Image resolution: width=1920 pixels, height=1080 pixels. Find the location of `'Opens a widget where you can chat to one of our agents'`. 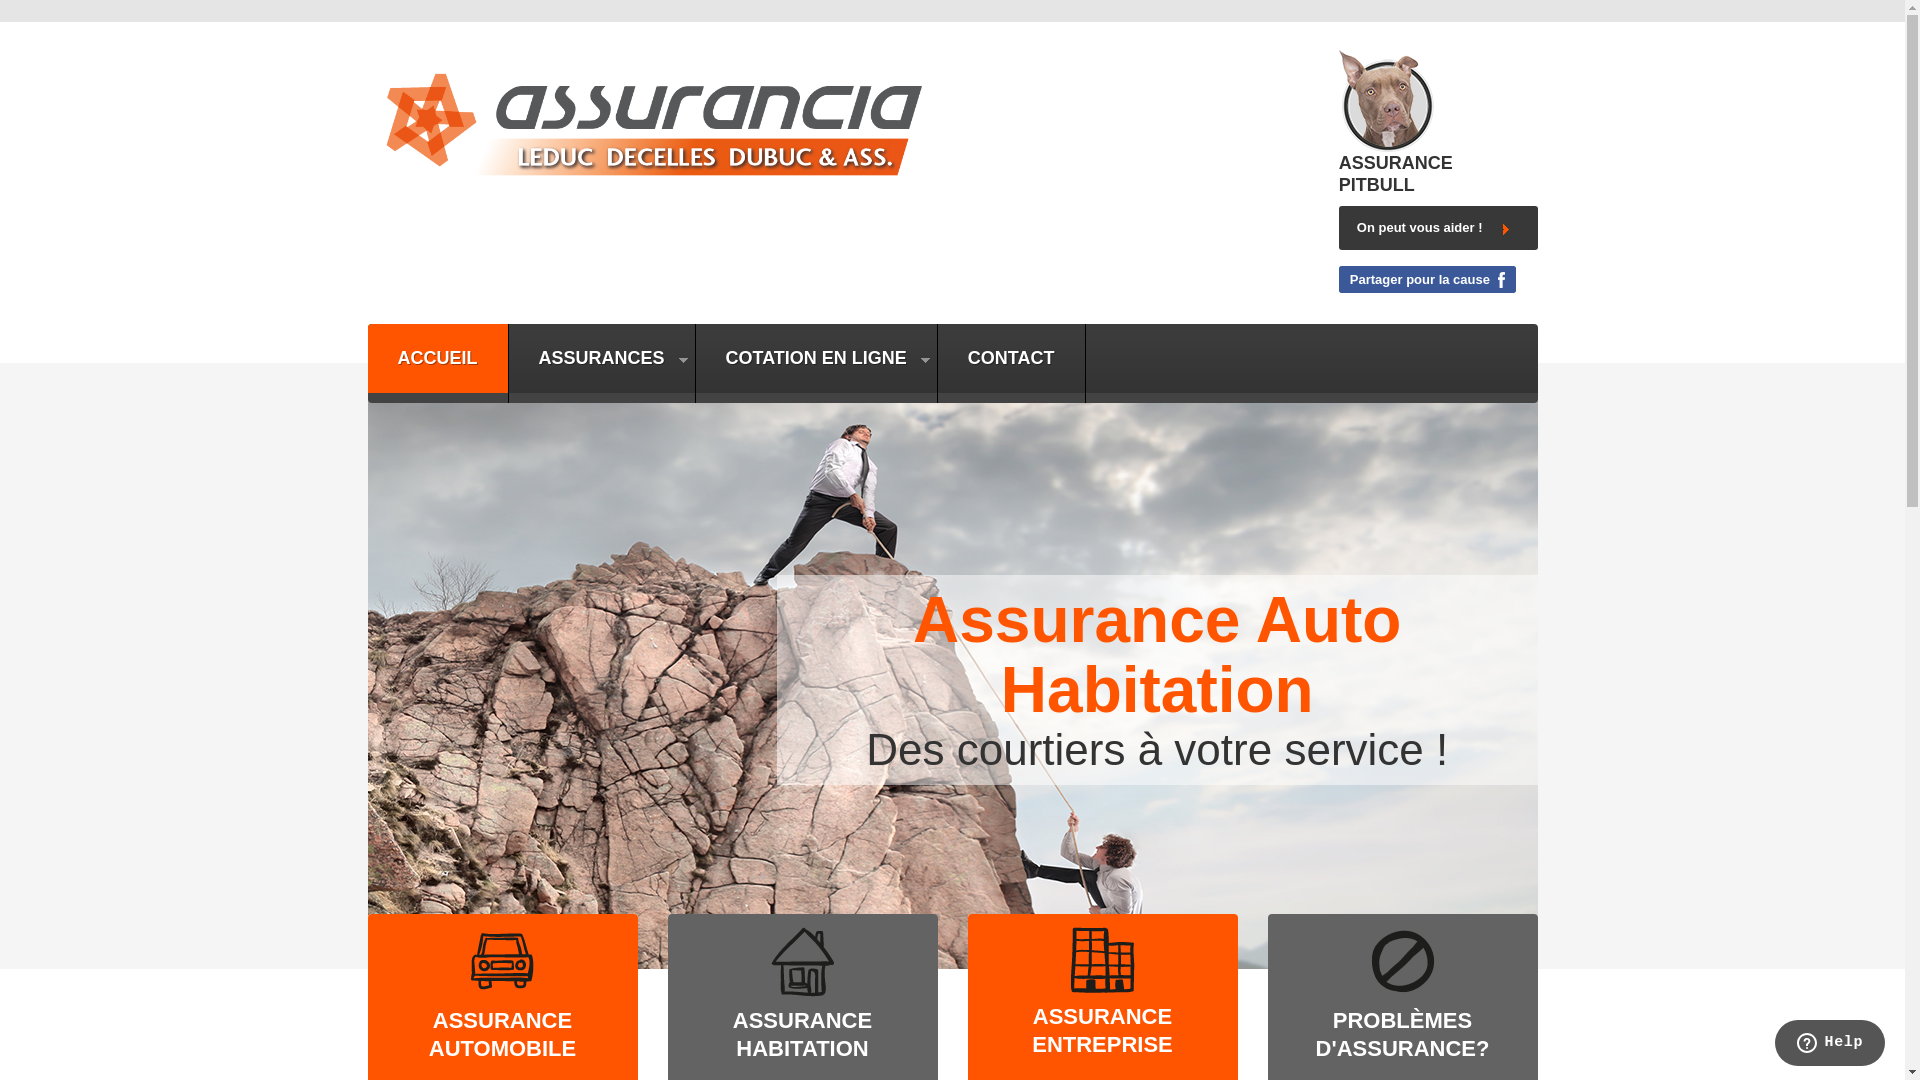

'Opens a widget where you can chat to one of our agents' is located at coordinates (1774, 1044).